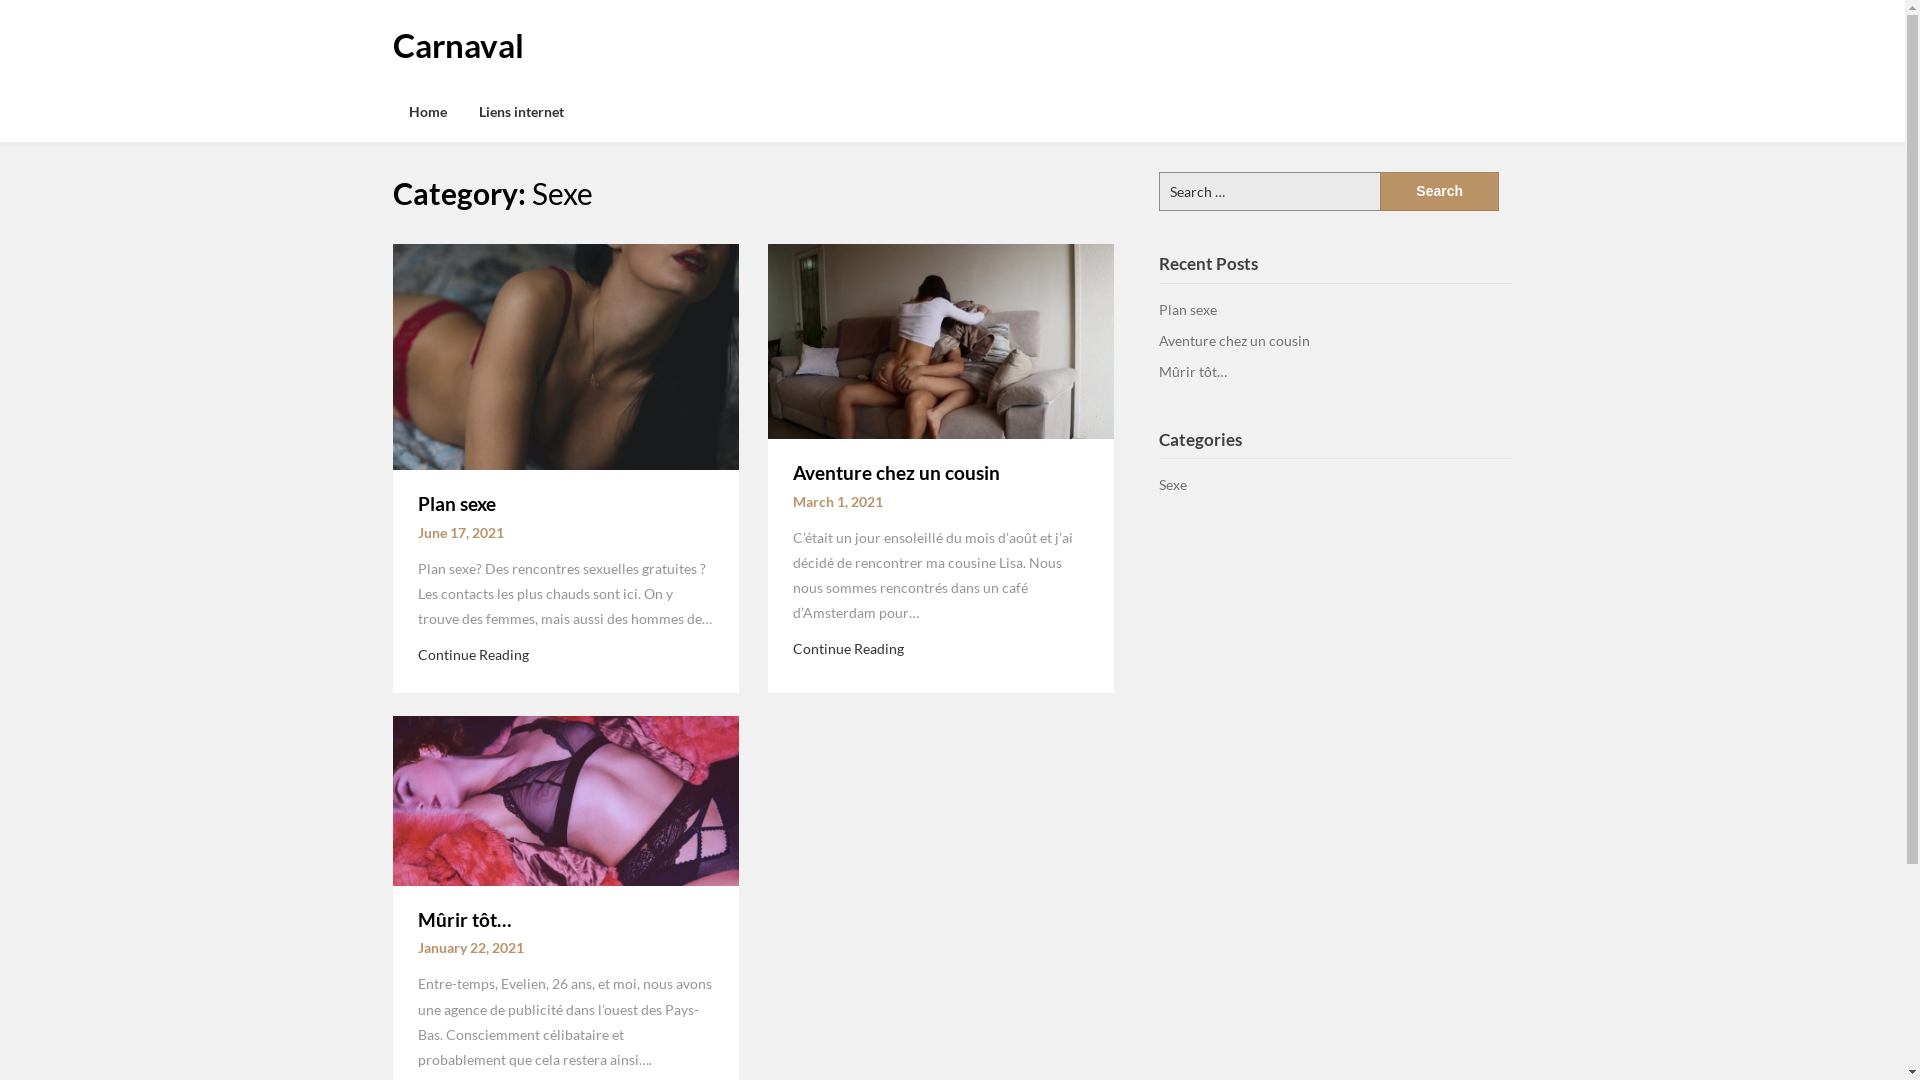 The image size is (1920, 1080). What do you see at coordinates (455, 502) in the screenshot?
I see `'Plan sexe'` at bounding box center [455, 502].